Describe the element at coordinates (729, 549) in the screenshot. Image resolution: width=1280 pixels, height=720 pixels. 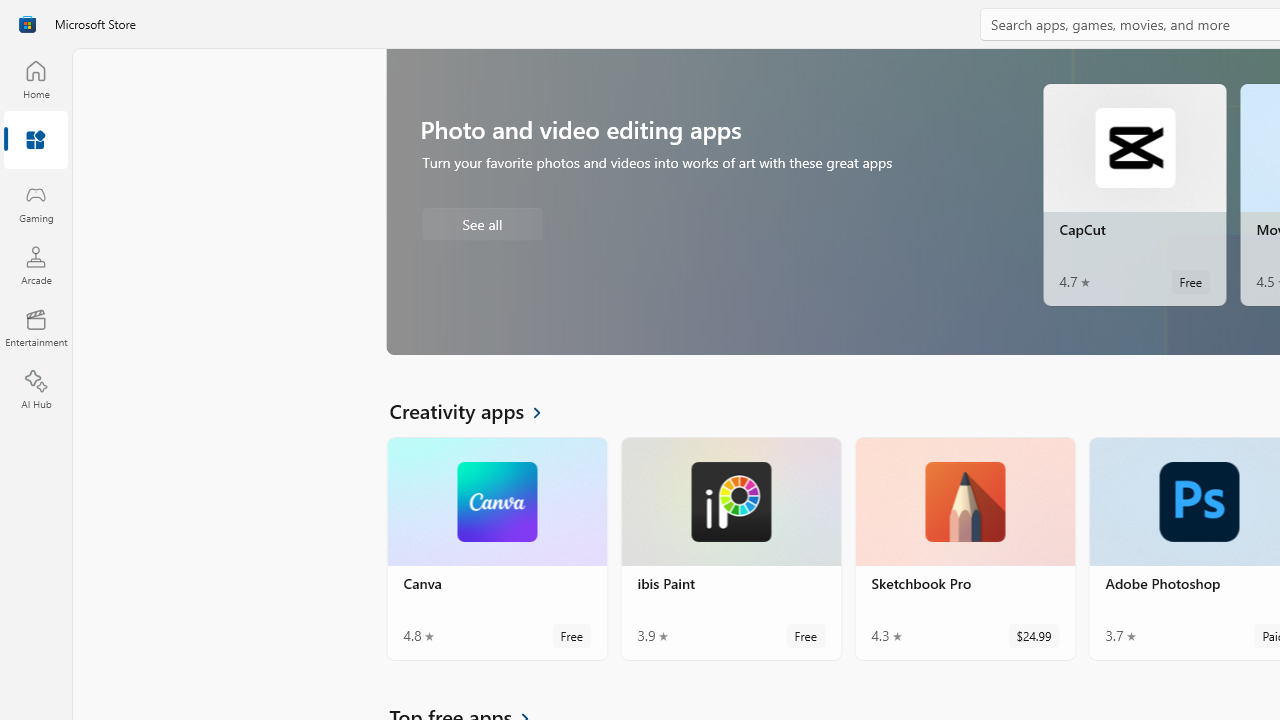
I see `'ibis Paint. Average rating of 3.9 out of five stars. Free  '` at that location.